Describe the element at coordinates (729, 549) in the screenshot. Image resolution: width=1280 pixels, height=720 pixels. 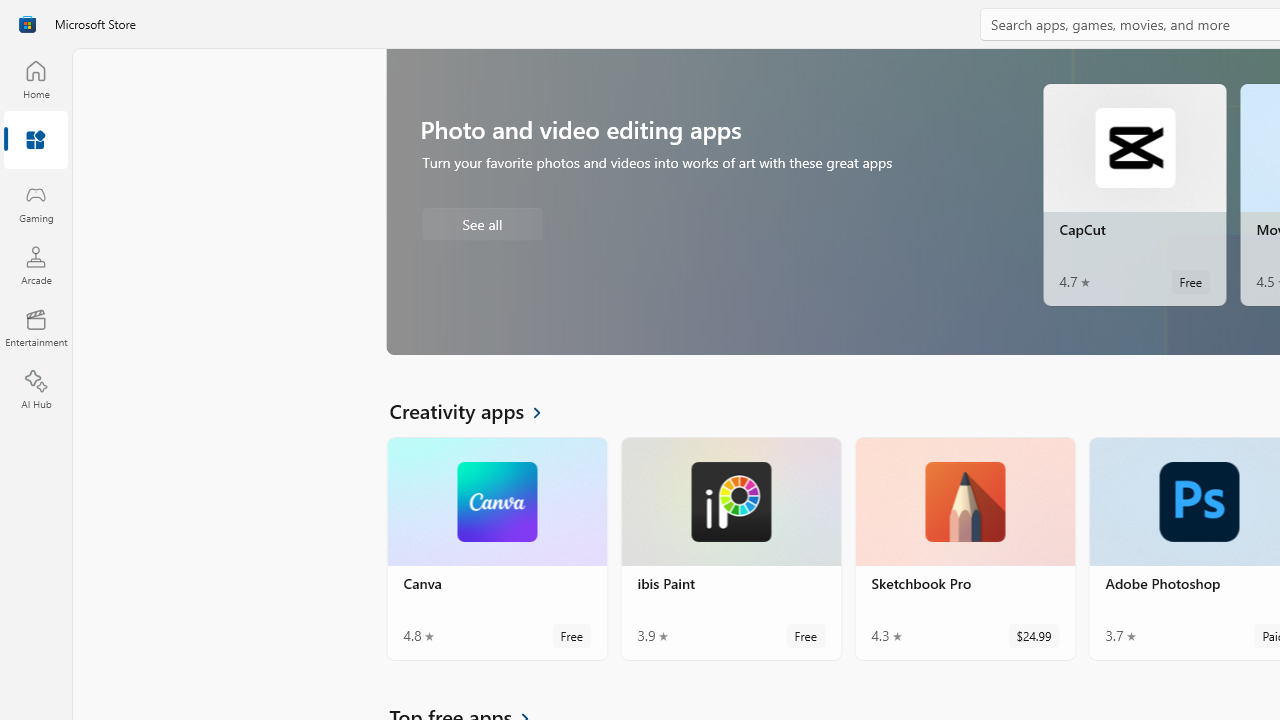
I see `'ibis Paint. Average rating of 3.9 out of five stars. Free  '` at that location.